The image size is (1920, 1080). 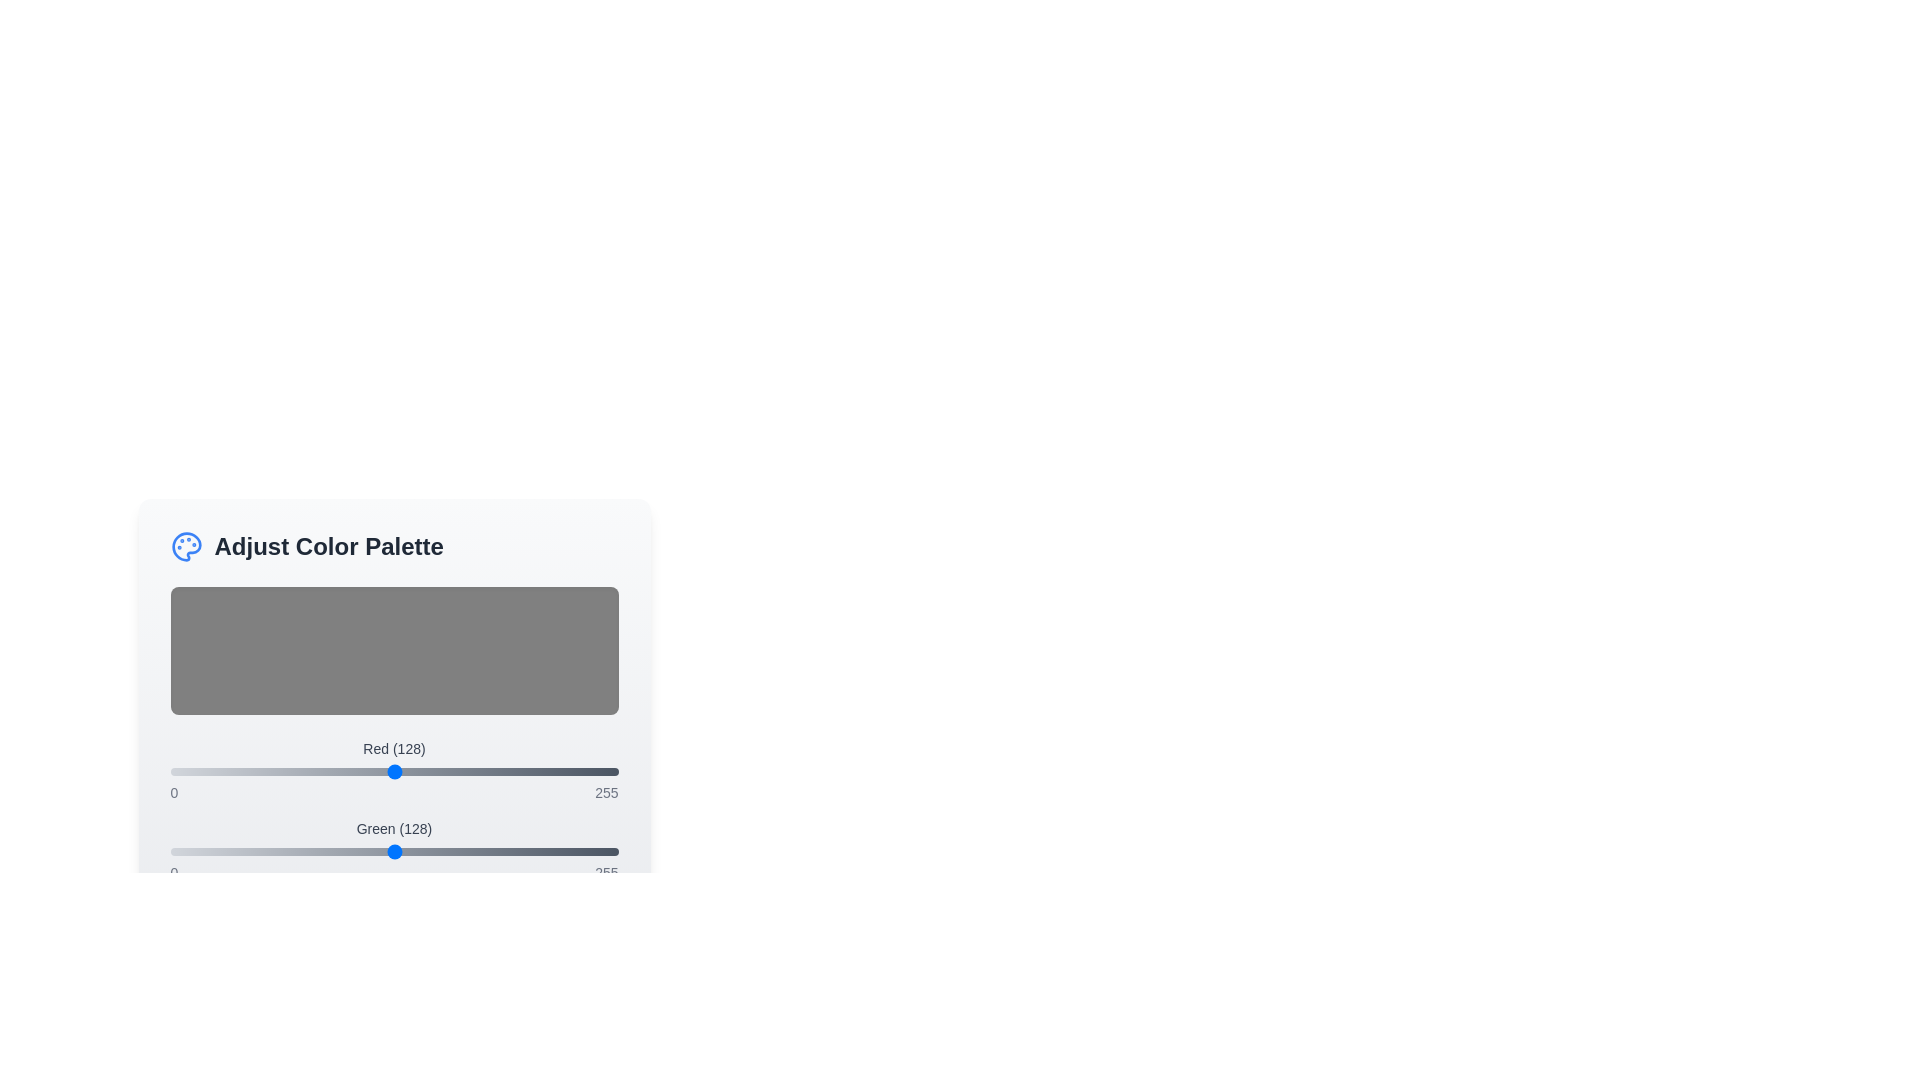 What do you see at coordinates (278, 770) in the screenshot?
I see `the red color slider to 62` at bounding box center [278, 770].